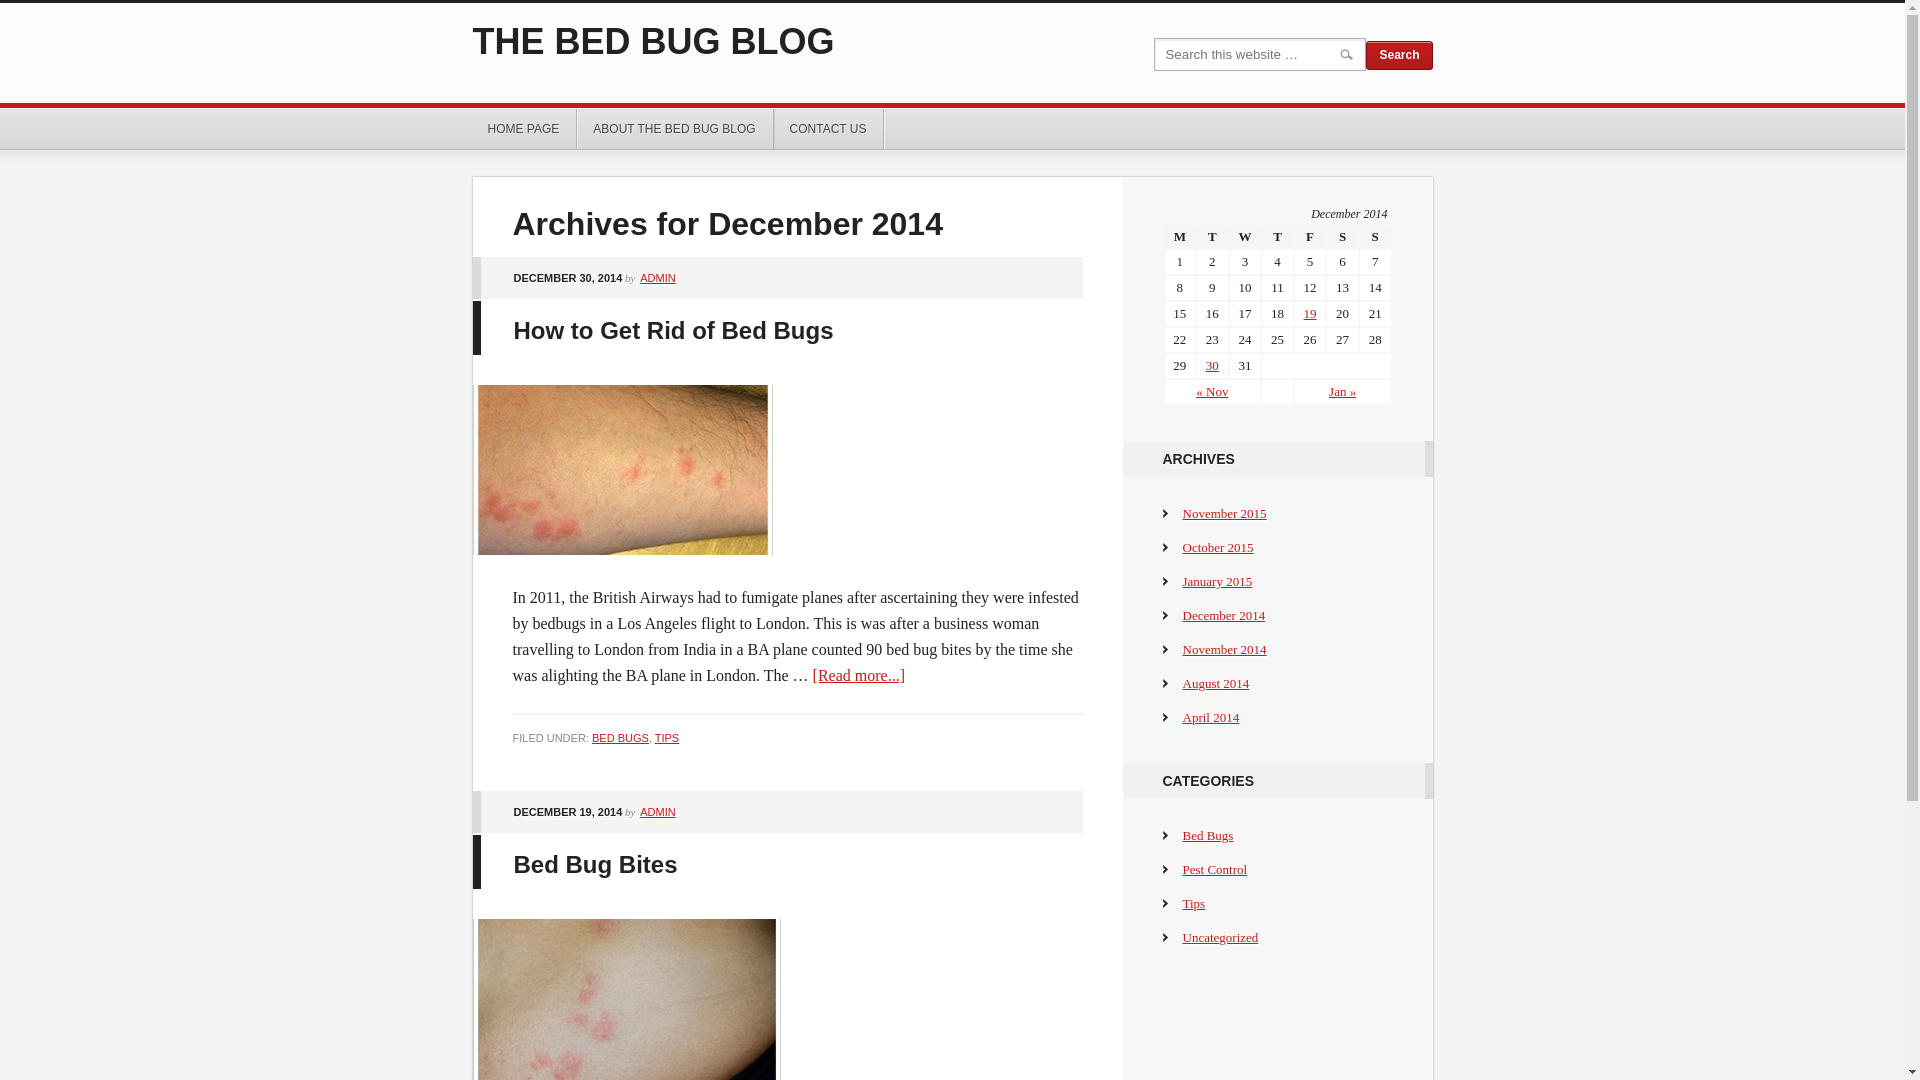 The image size is (1920, 1080). Describe the element at coordinates (1193, 903) in the screenshot. I see `'Tips'` at that location.